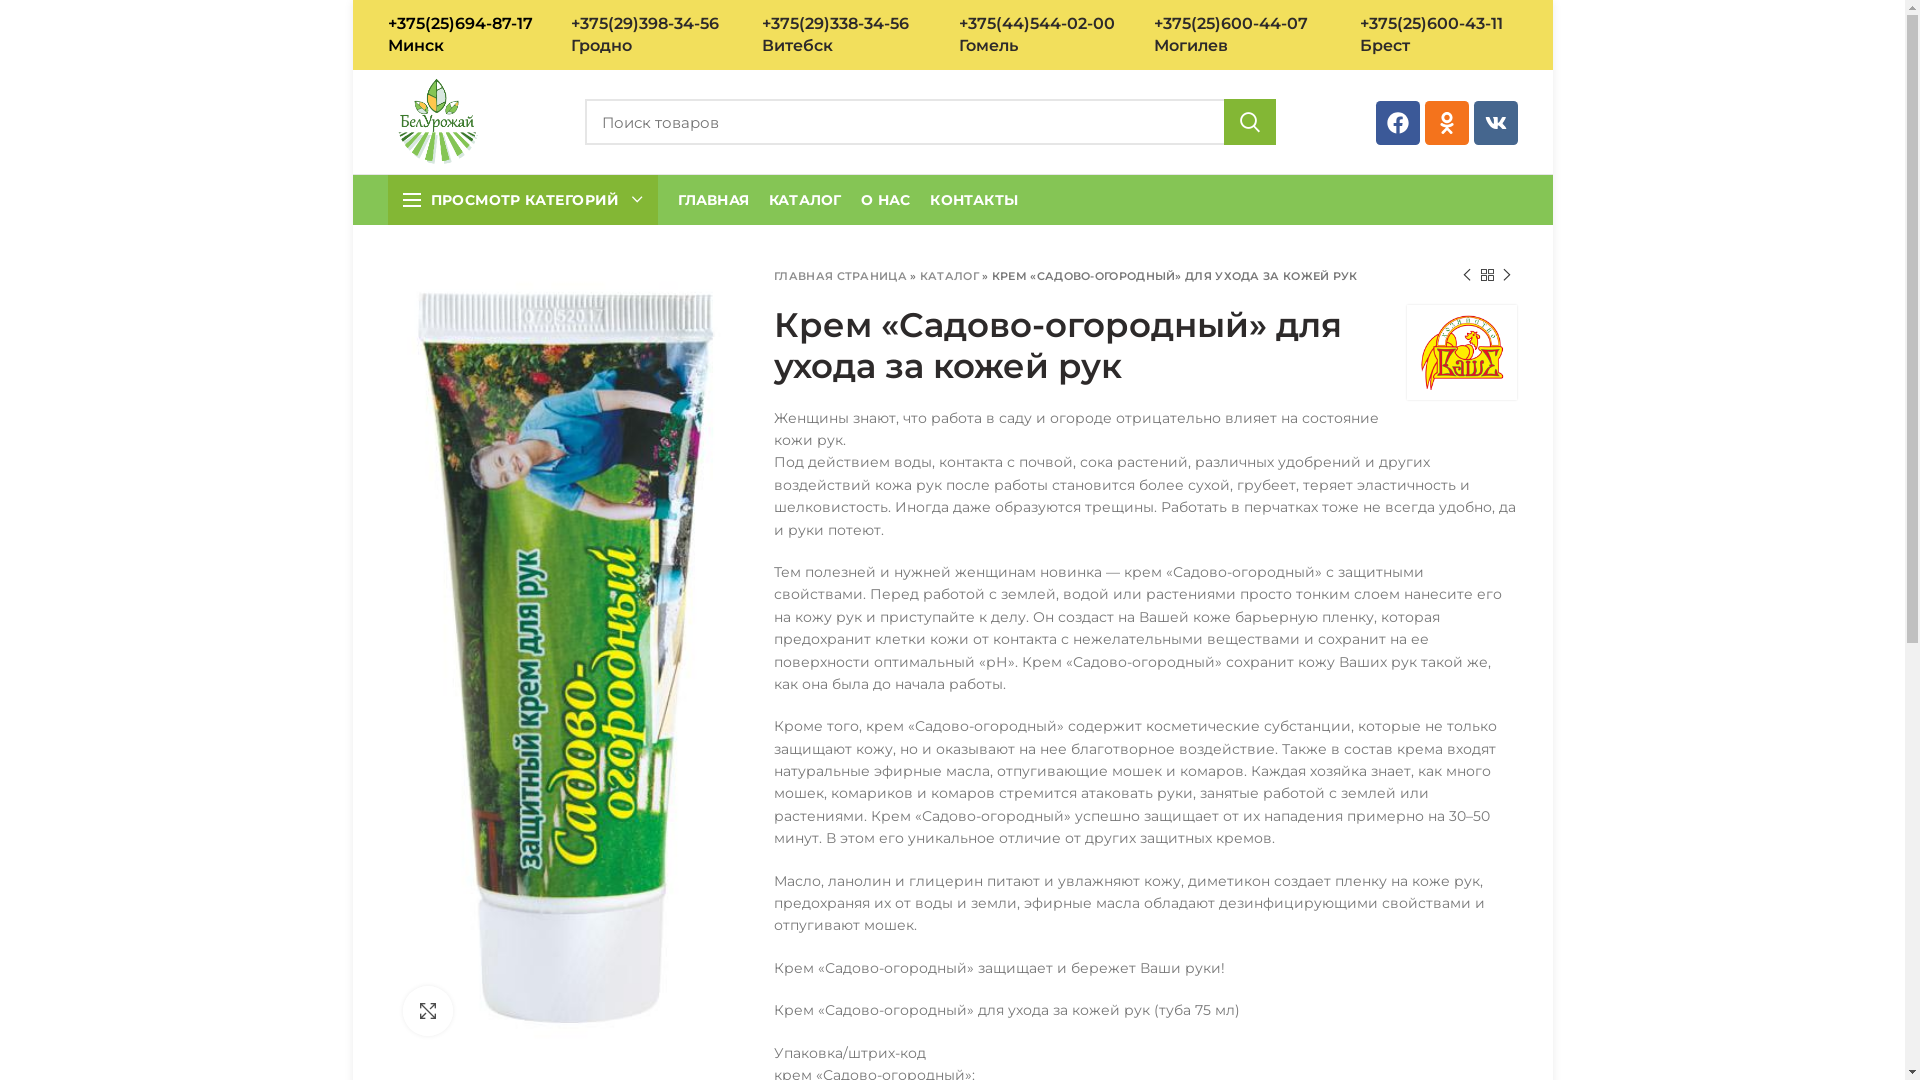 The height and width of the screenshot is (1080, 1920). What do you see at coordinates (565, 658) in the screenshot?
I see `'vhoz_sadovo-ogorodnyj_75ml_ver2017-01_4620015690254.jpg'` at bounding box center [565, 658].